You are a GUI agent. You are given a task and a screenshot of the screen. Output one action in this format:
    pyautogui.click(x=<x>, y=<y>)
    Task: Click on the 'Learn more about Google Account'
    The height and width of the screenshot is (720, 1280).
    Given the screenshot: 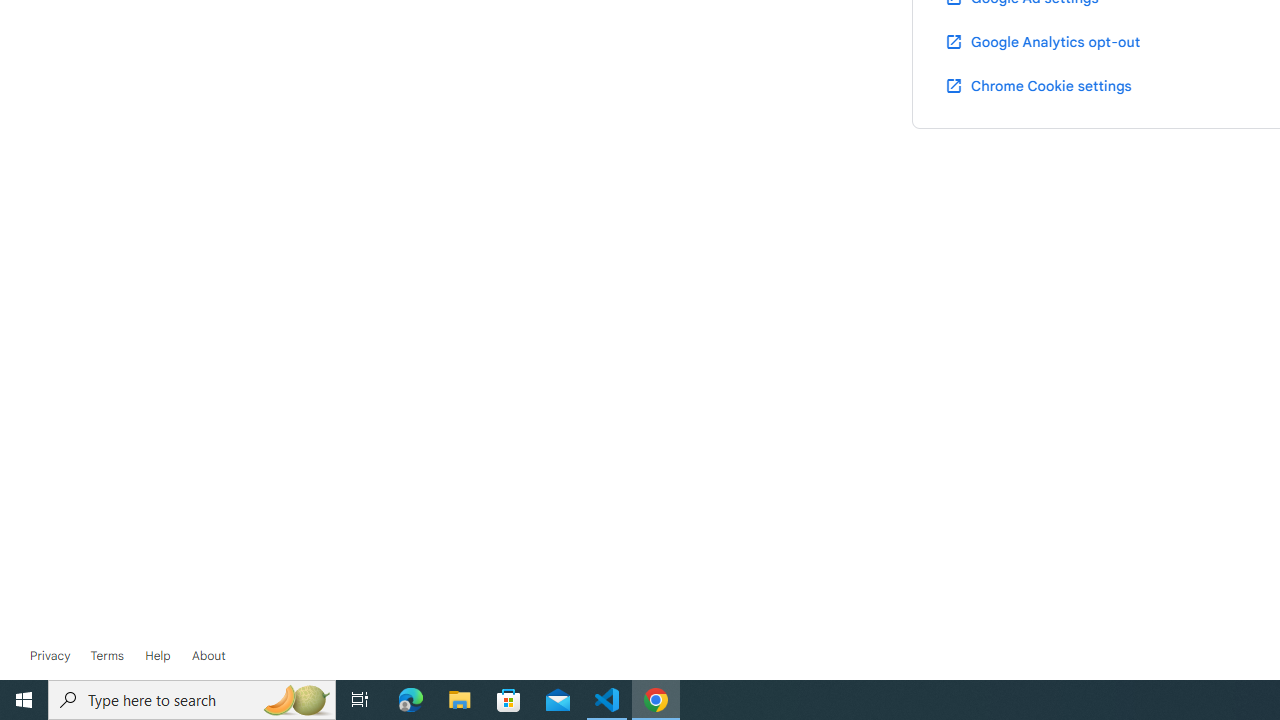 What is the action you would take?
    pyautogui.click(x=208, y=655)
    